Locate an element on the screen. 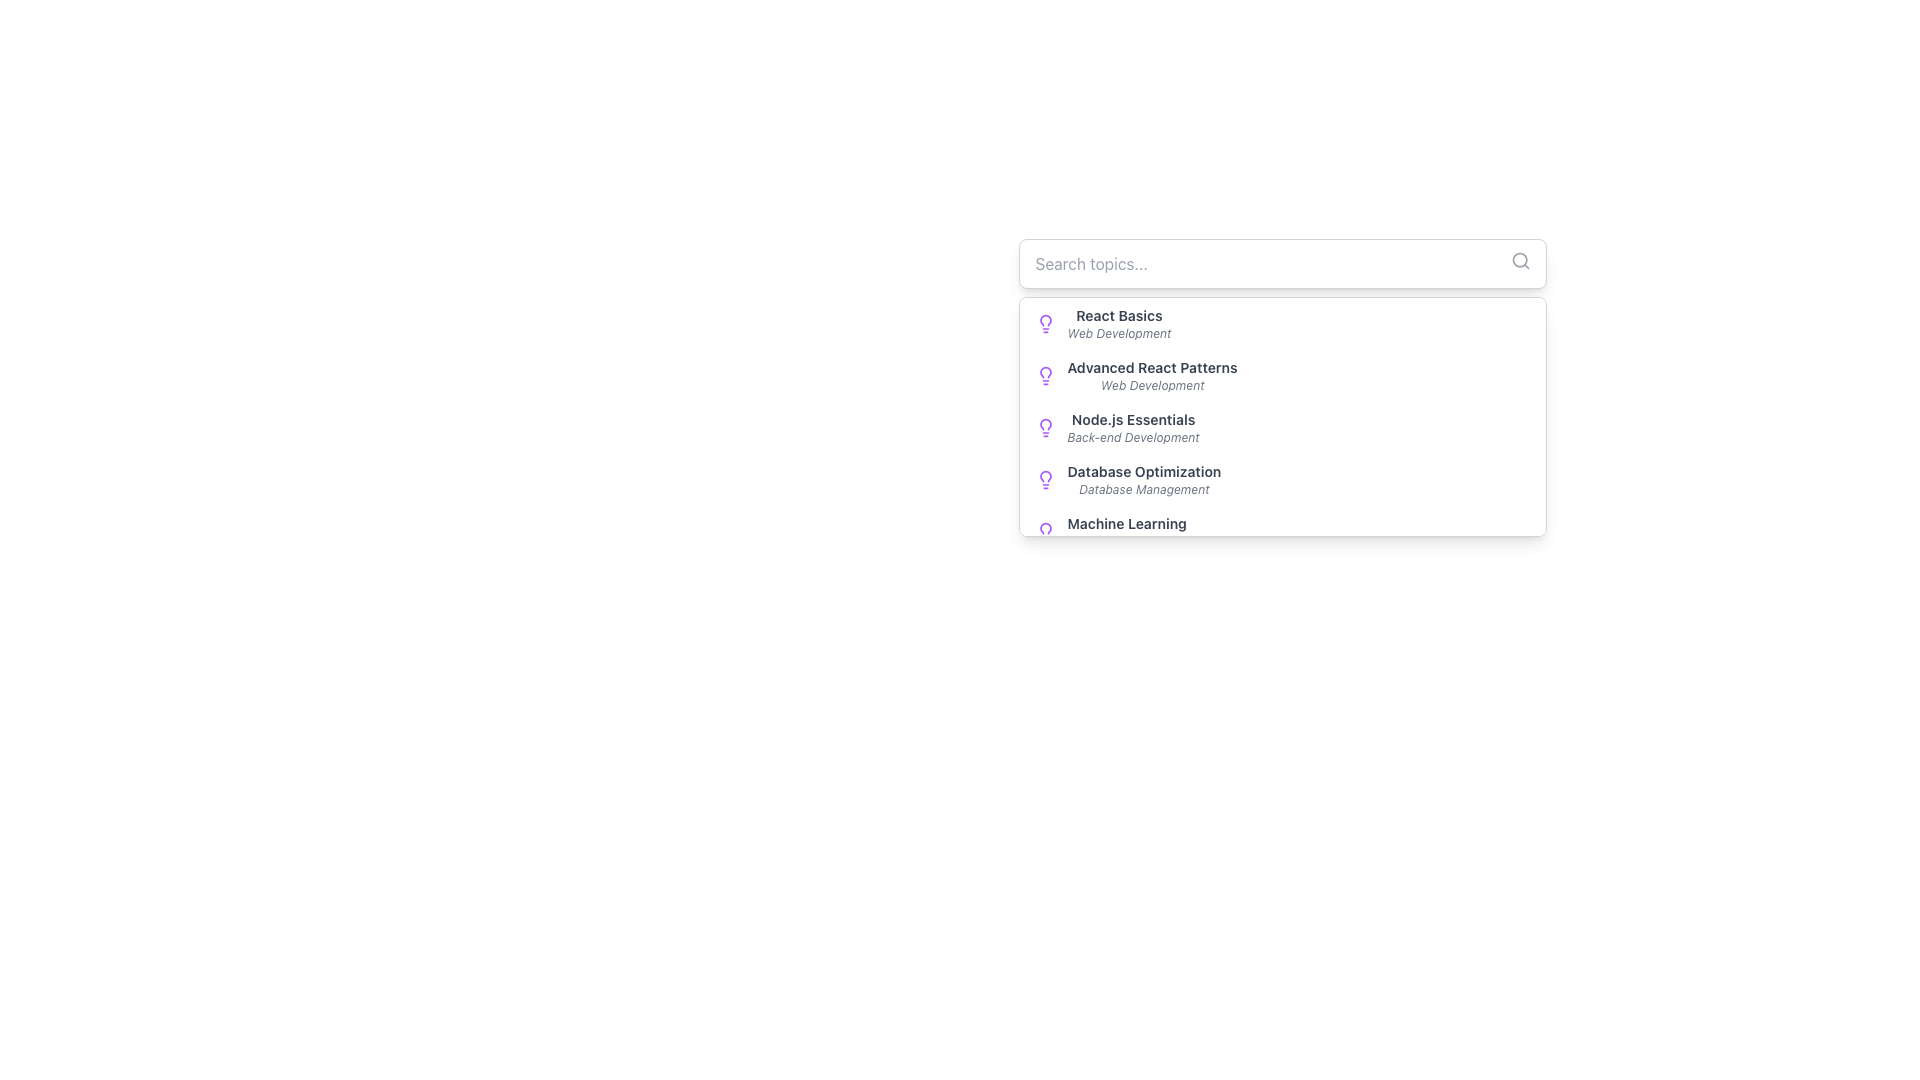  the text label 'Node.js Essentials' is located at coordinates (1133, 419).